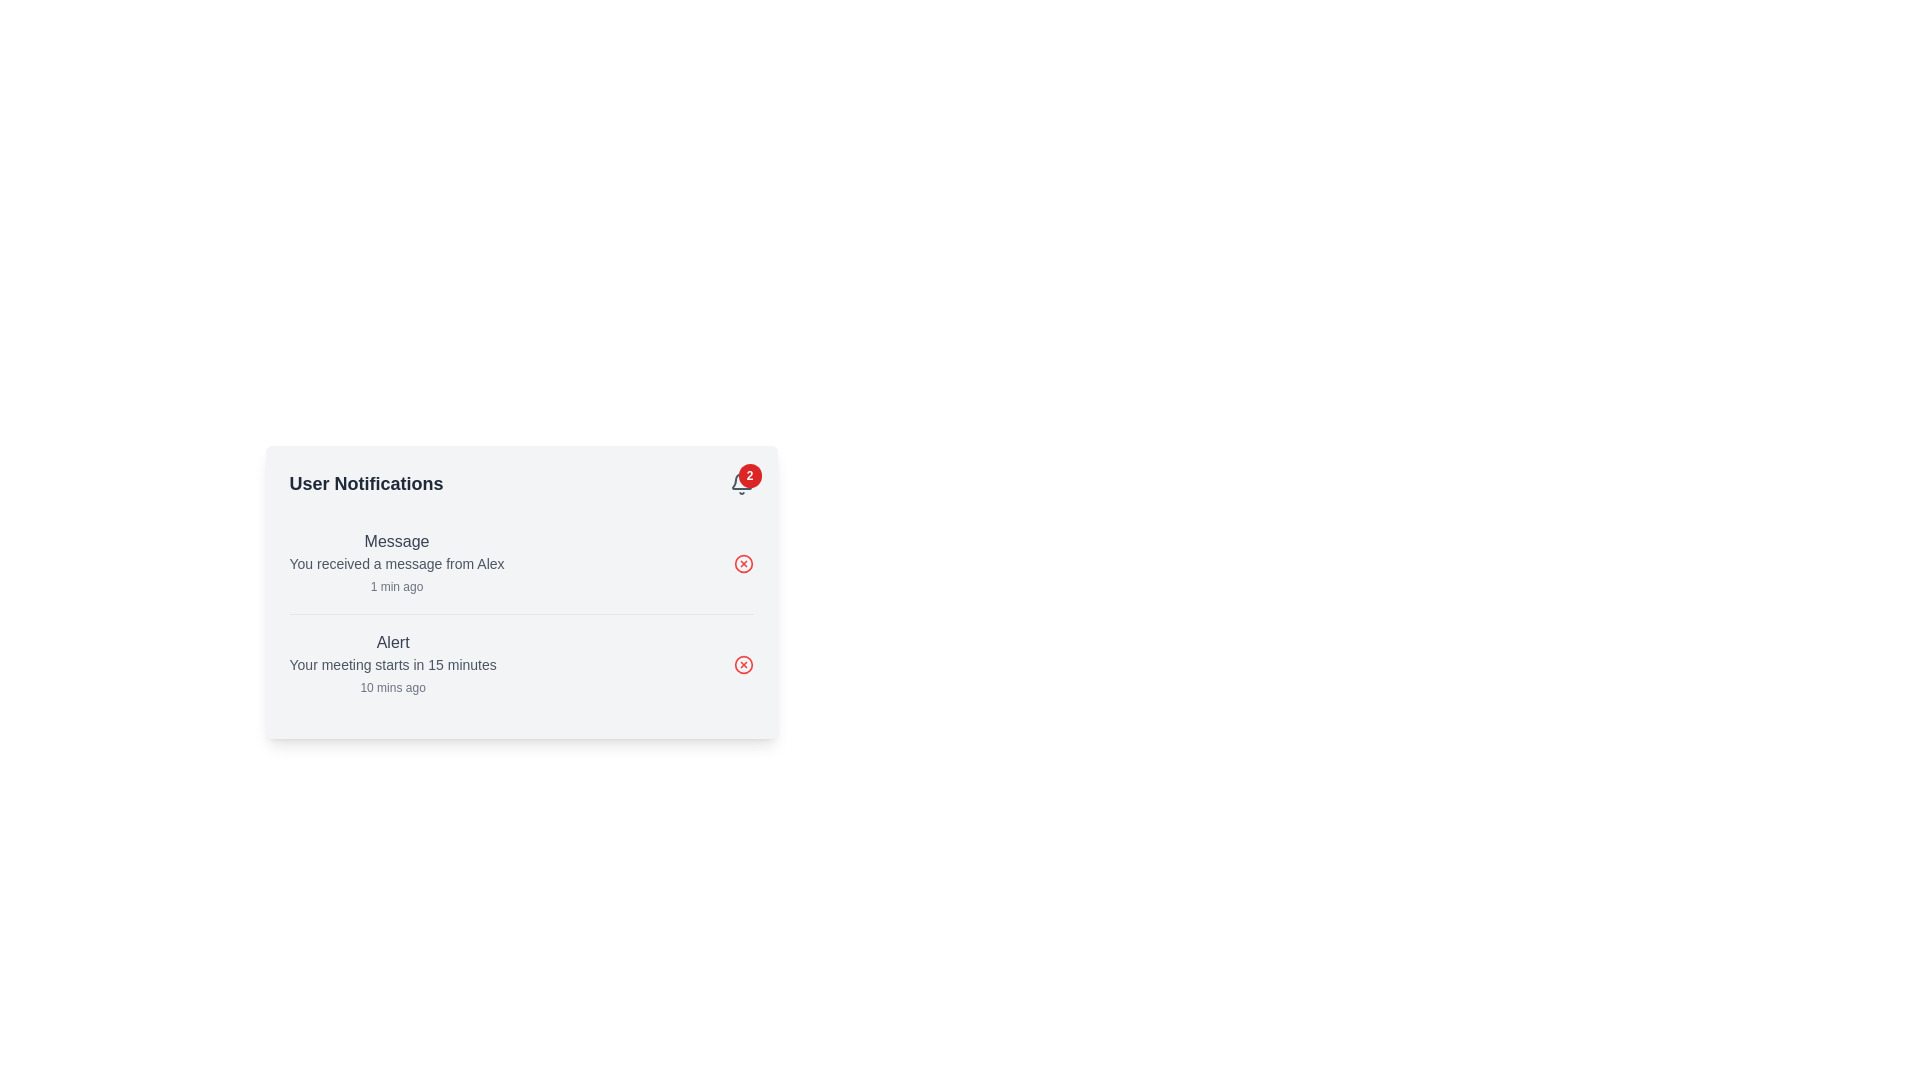 This screenshot has width=1920, height=1080. What do you see at coordinates (740, 481) in the screenshot?
I see `the lower part of the outlined bell icon, specifically its bottom curve and clapper, located in the top-right corner of the notification panel` at bounding box center [740, 481].